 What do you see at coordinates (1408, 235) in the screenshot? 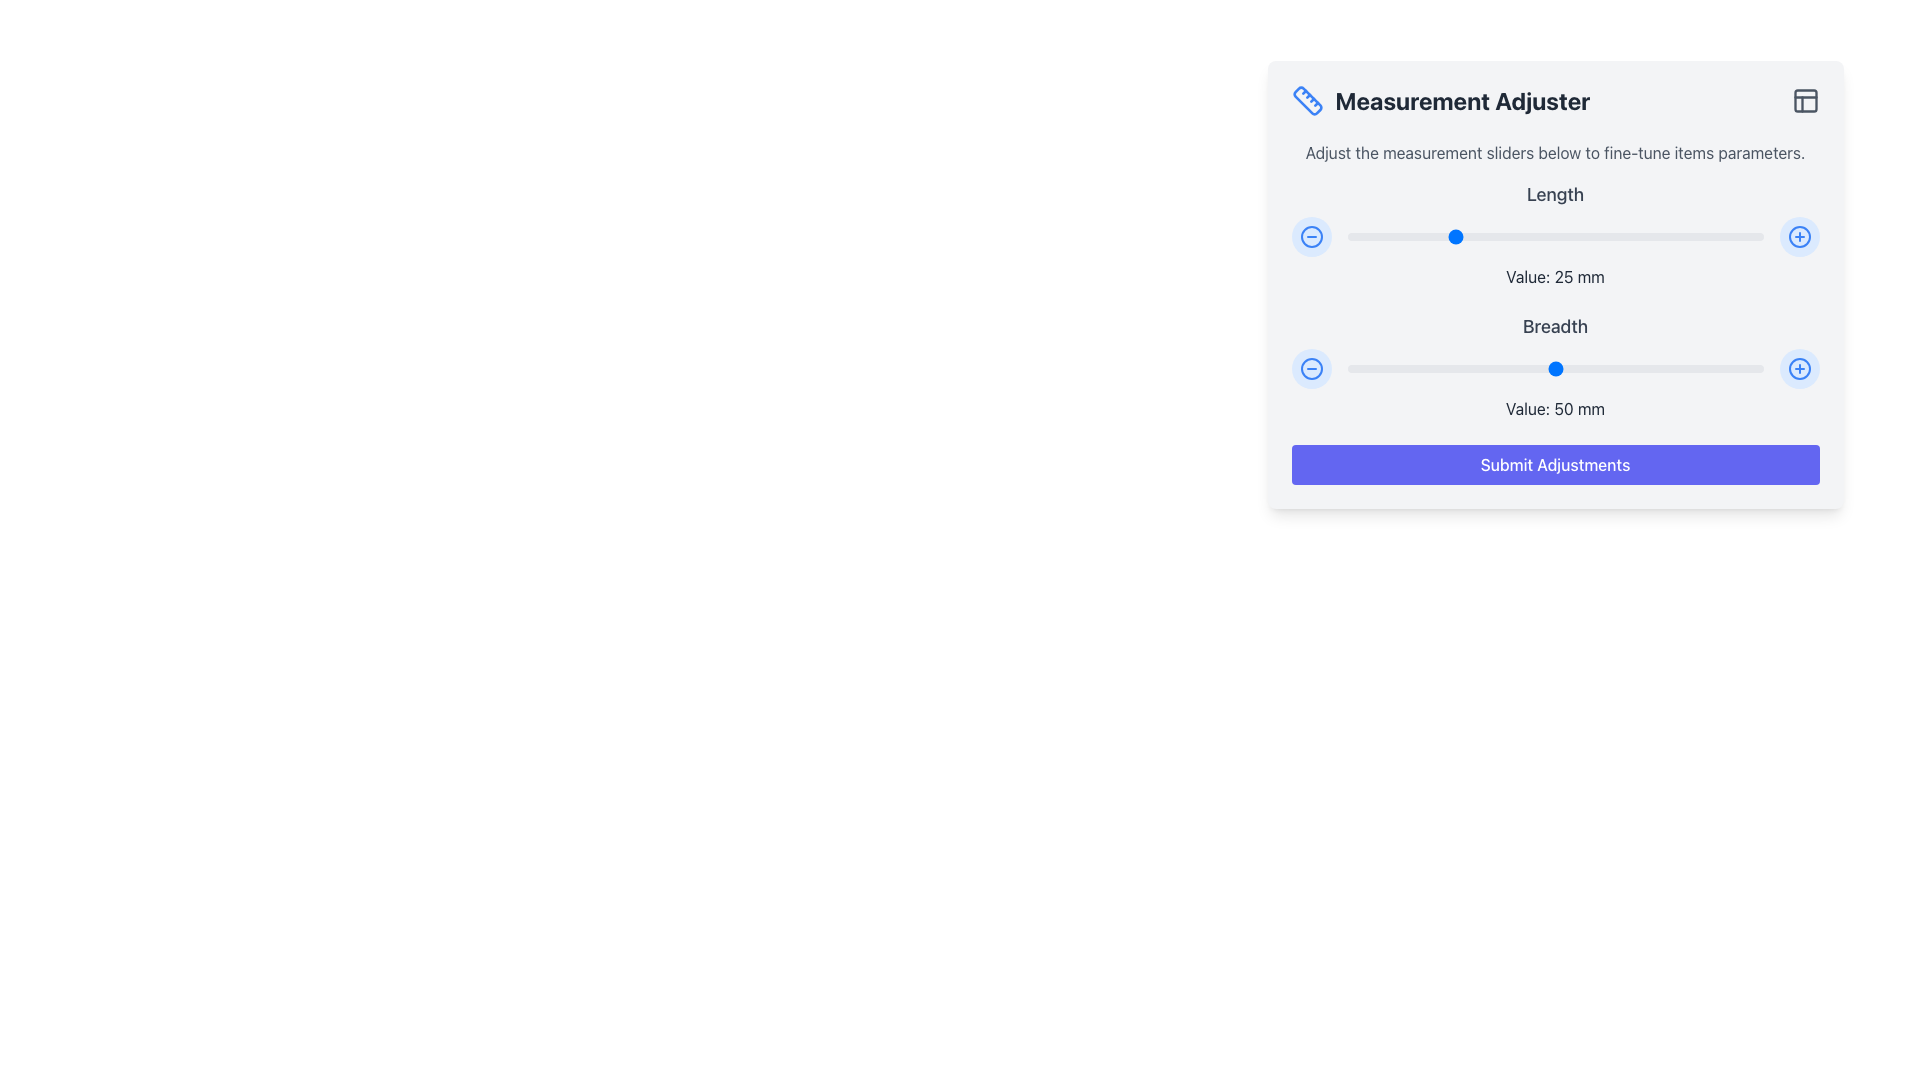
I see `the length adjustment slider` at bounding box center [1408, 235].